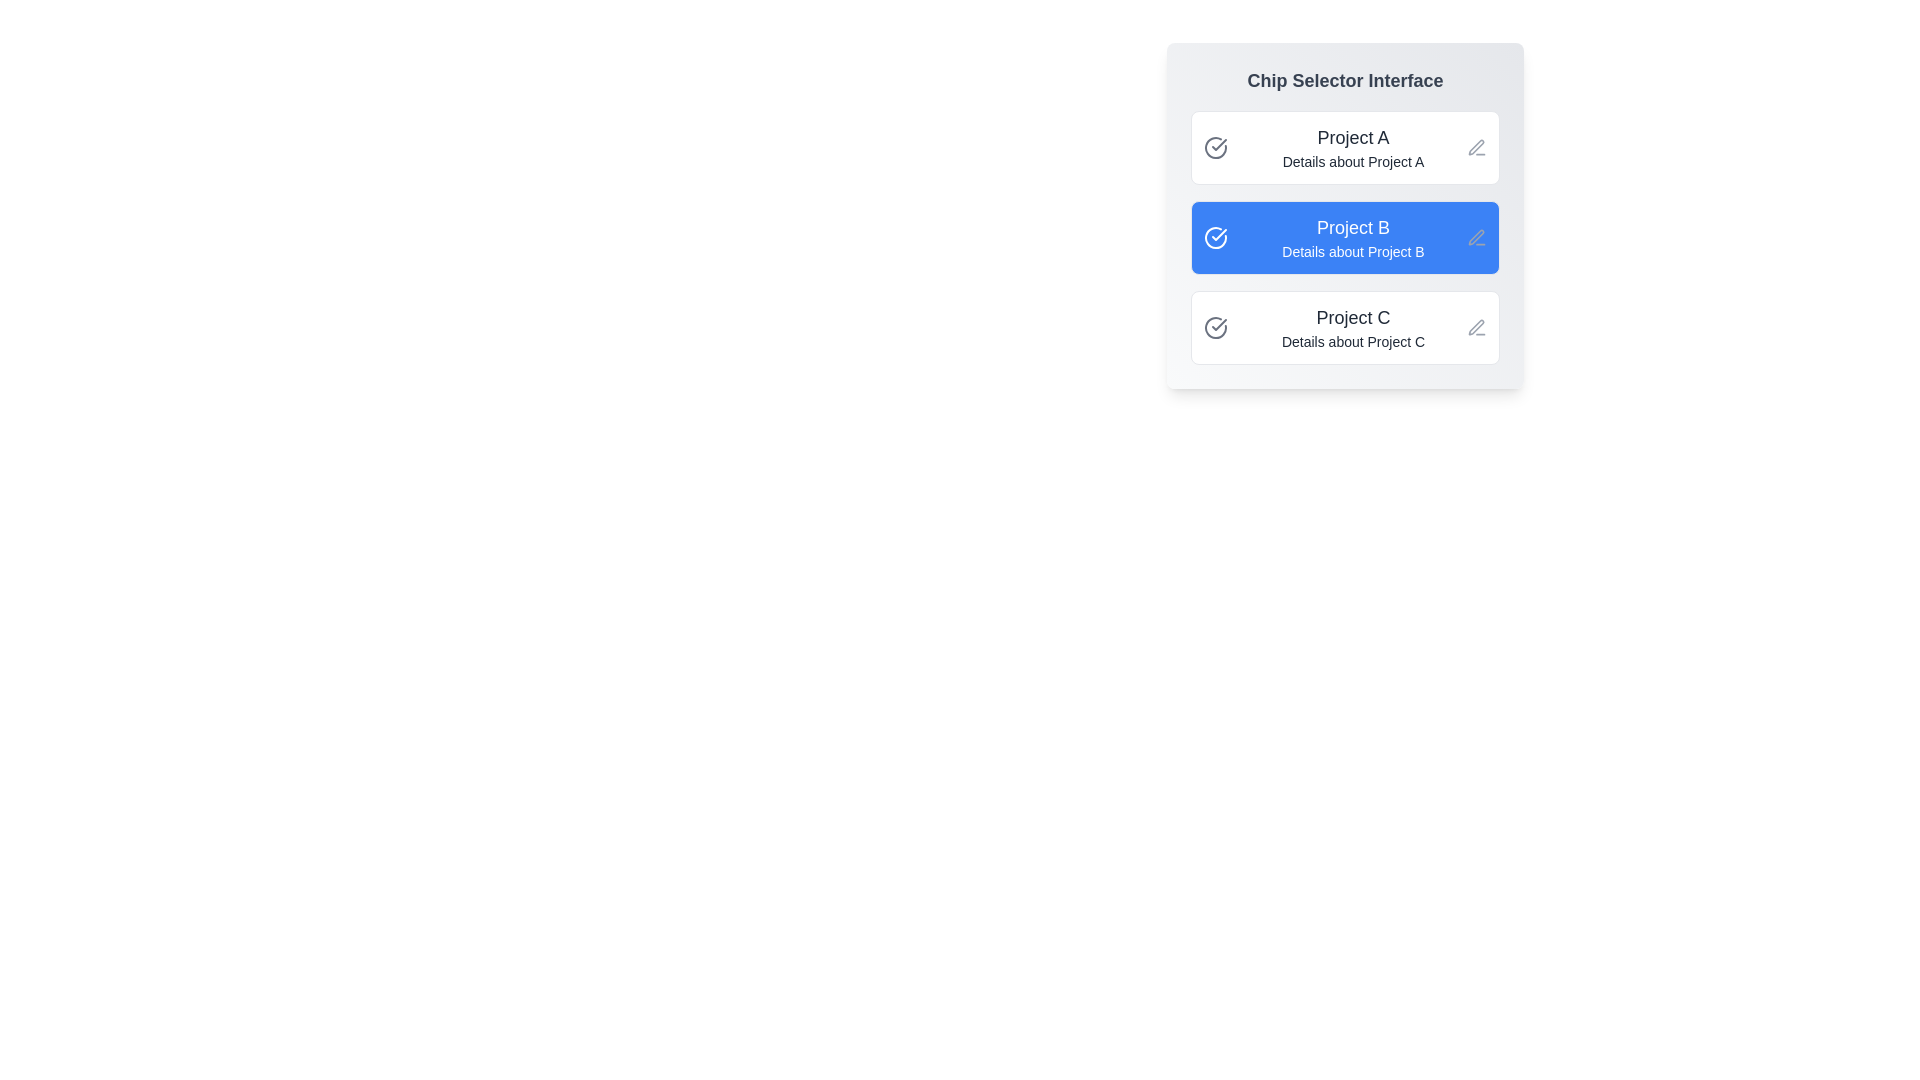 The width and height of the screenshot is (1920, 1080). Describe the element at coordinates (1345, 326) in the screenshot. I see `the chip corresponding to Project C to toggle its active state` at that location.